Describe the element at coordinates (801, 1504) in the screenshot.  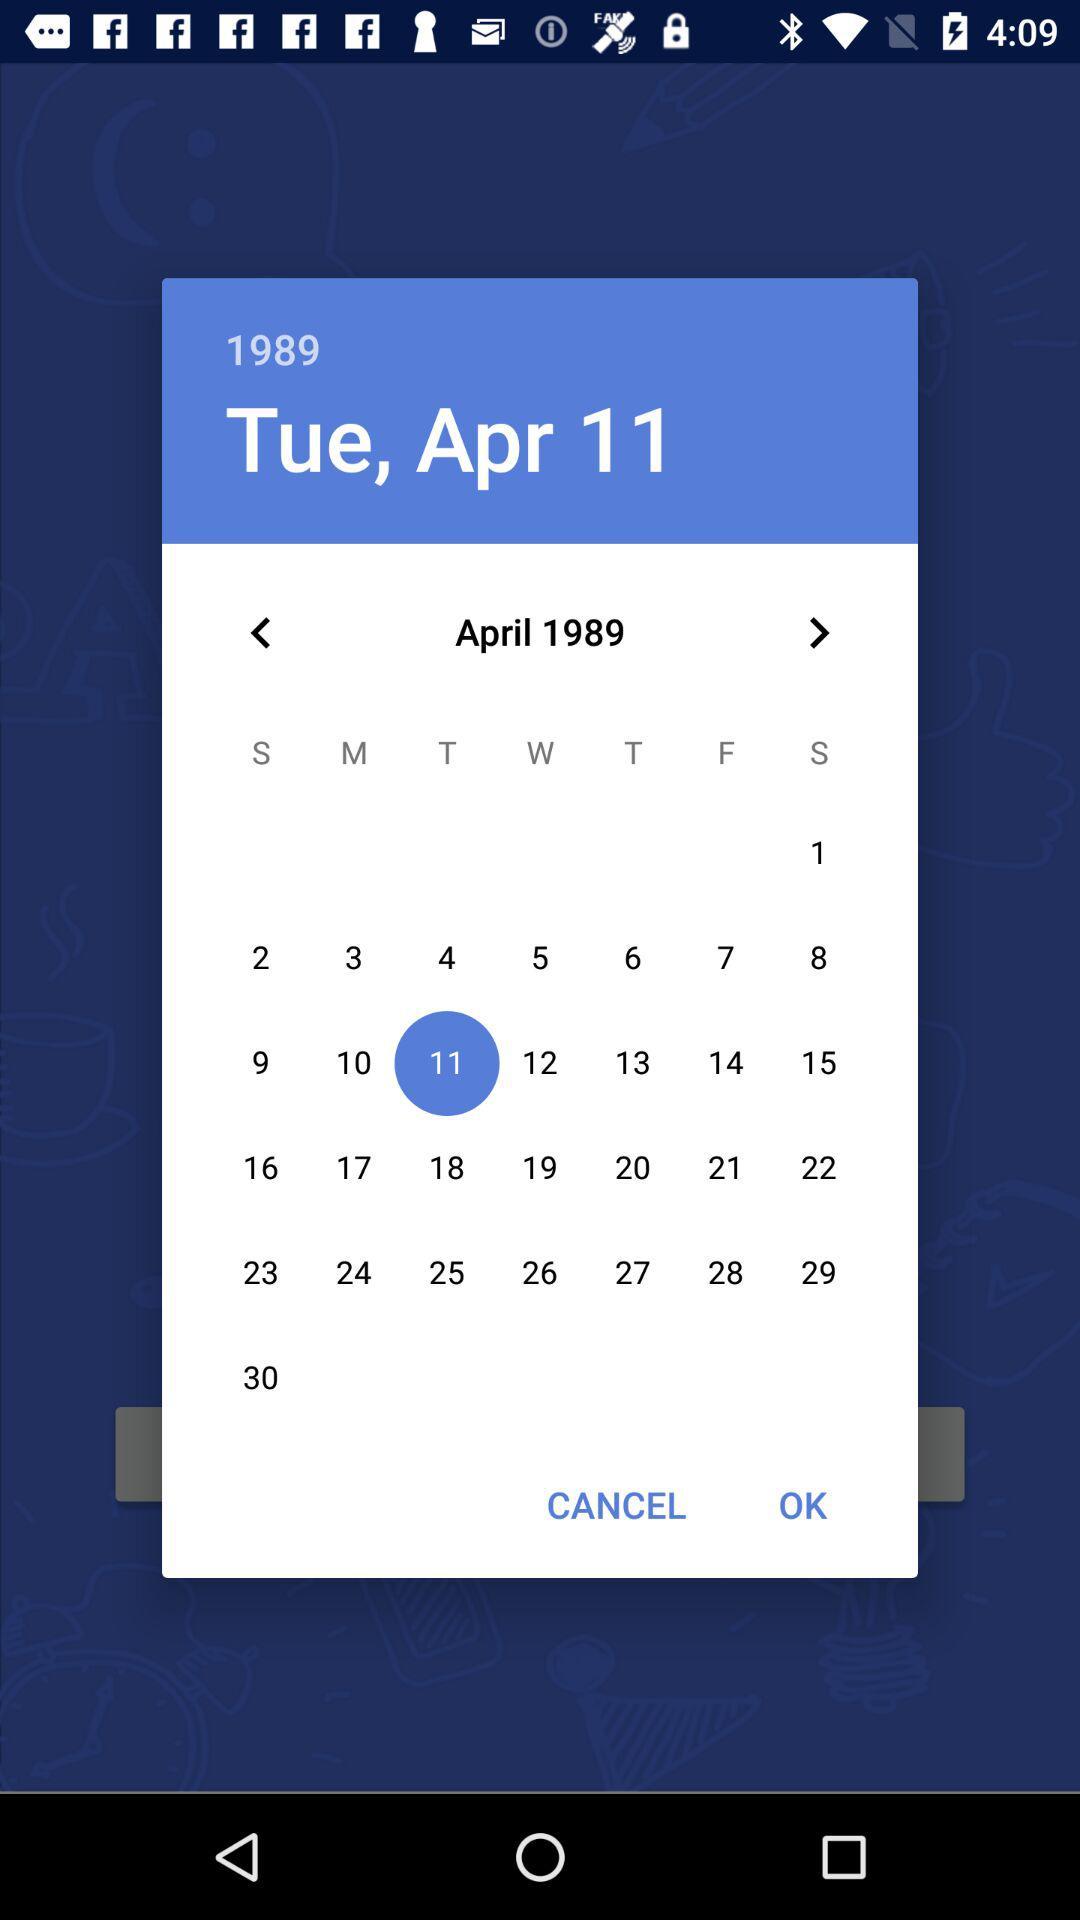
I see `ok at the bottom right corner` at that location.